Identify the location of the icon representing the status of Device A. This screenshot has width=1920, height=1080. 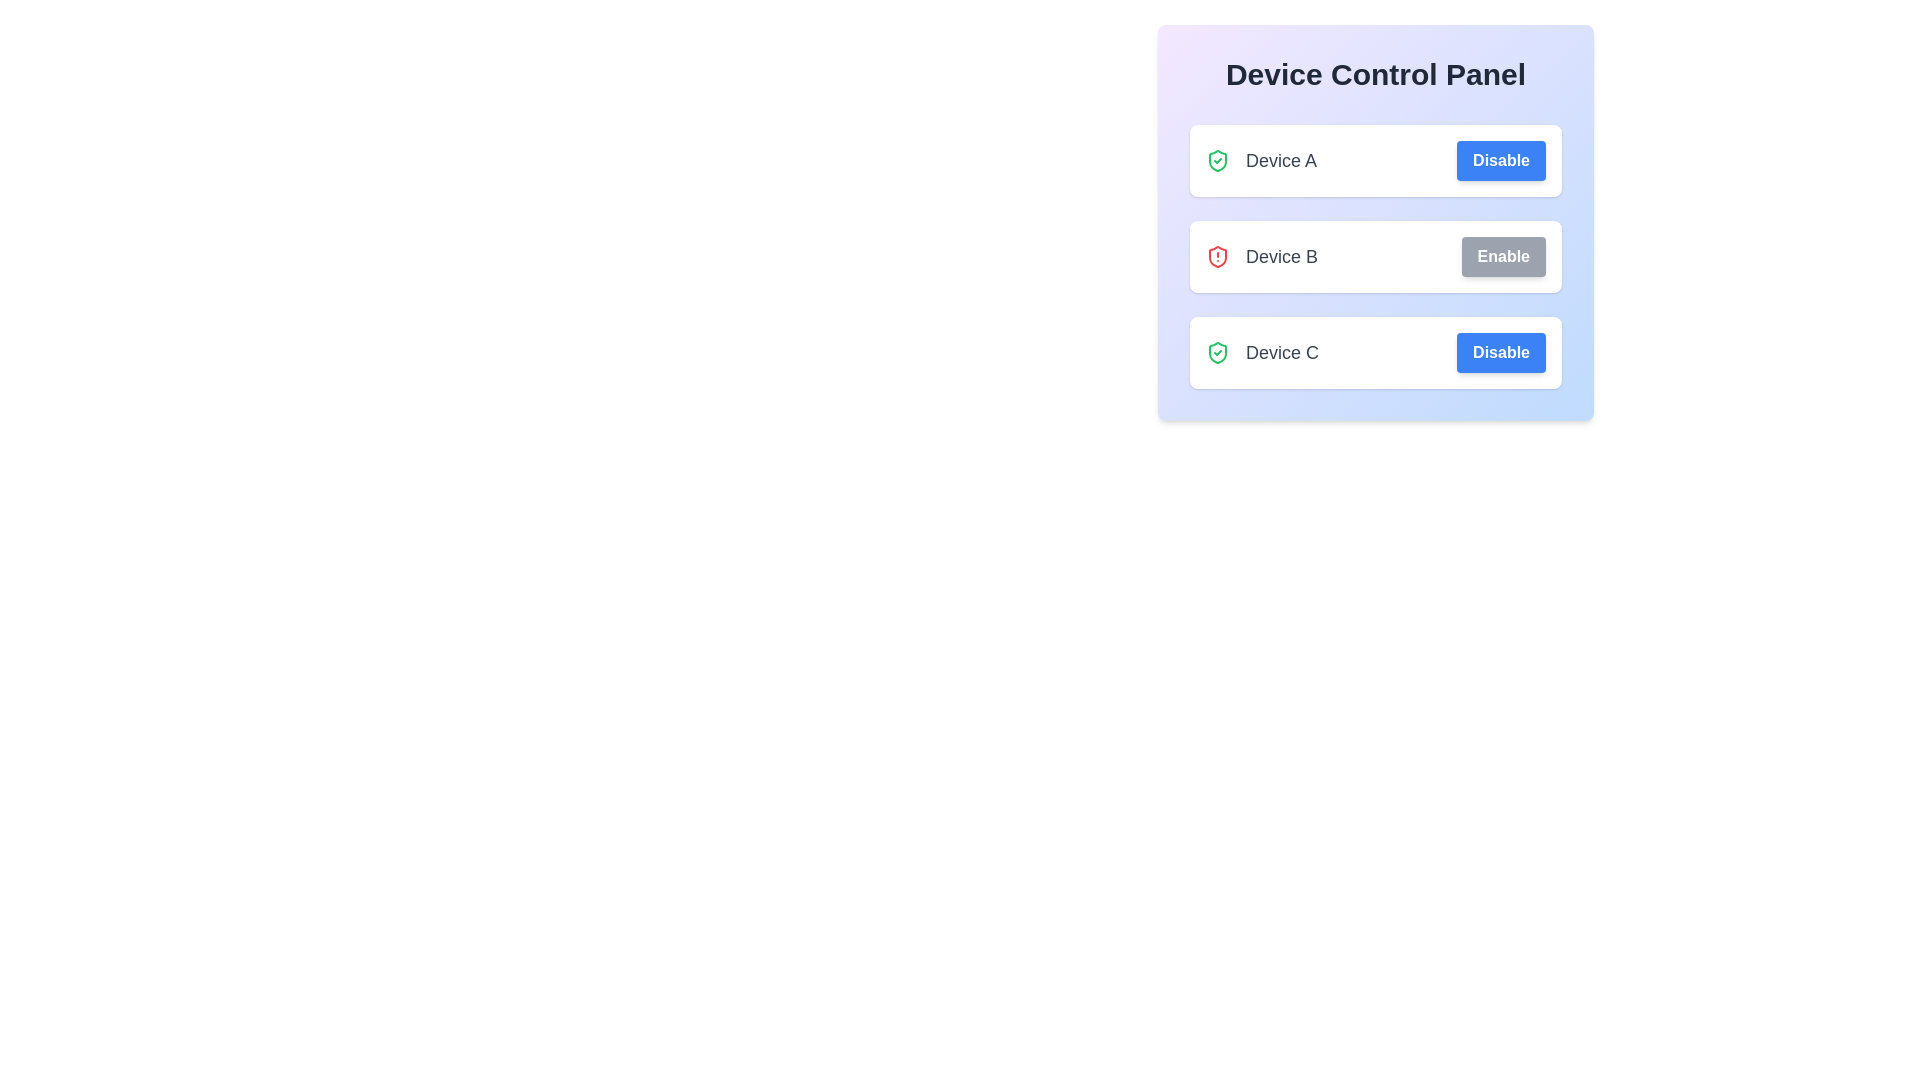
(1217, 160).